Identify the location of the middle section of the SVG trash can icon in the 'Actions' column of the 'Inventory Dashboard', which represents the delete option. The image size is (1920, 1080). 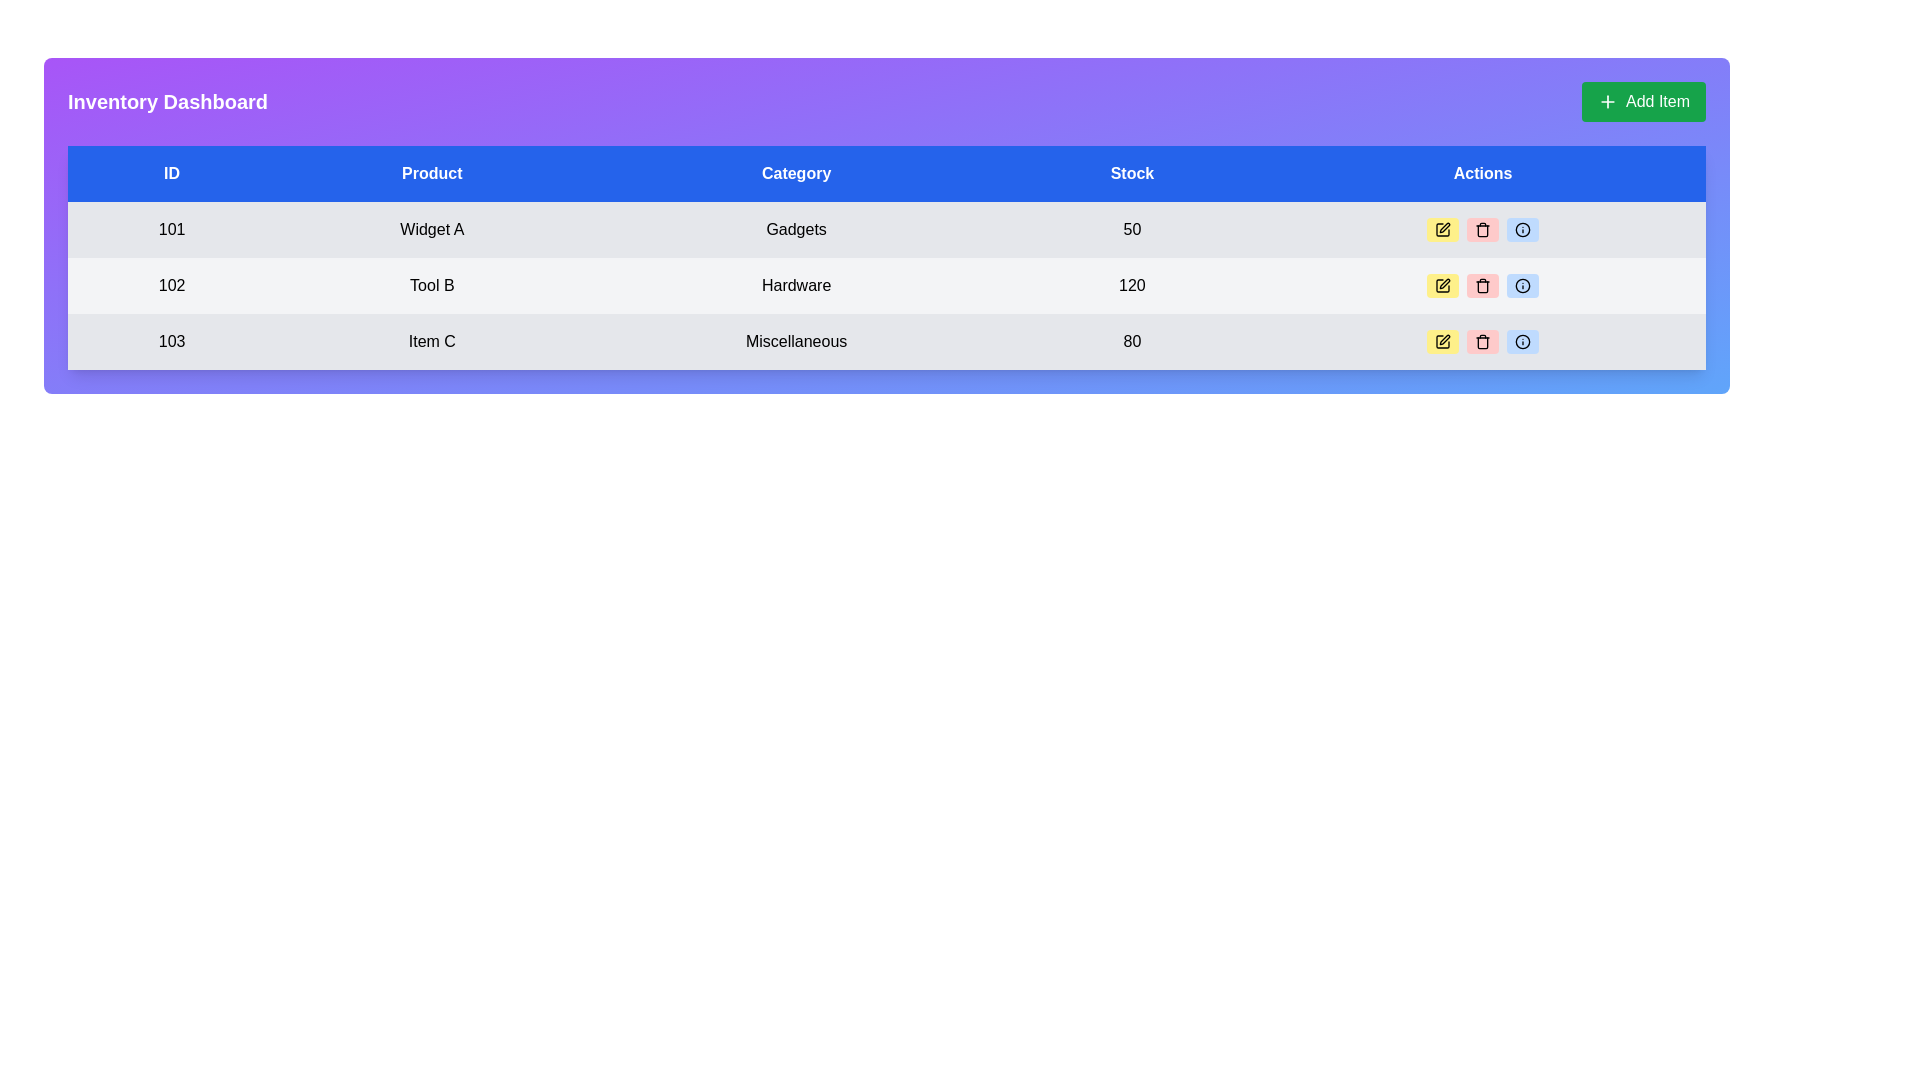
(1483, 287).